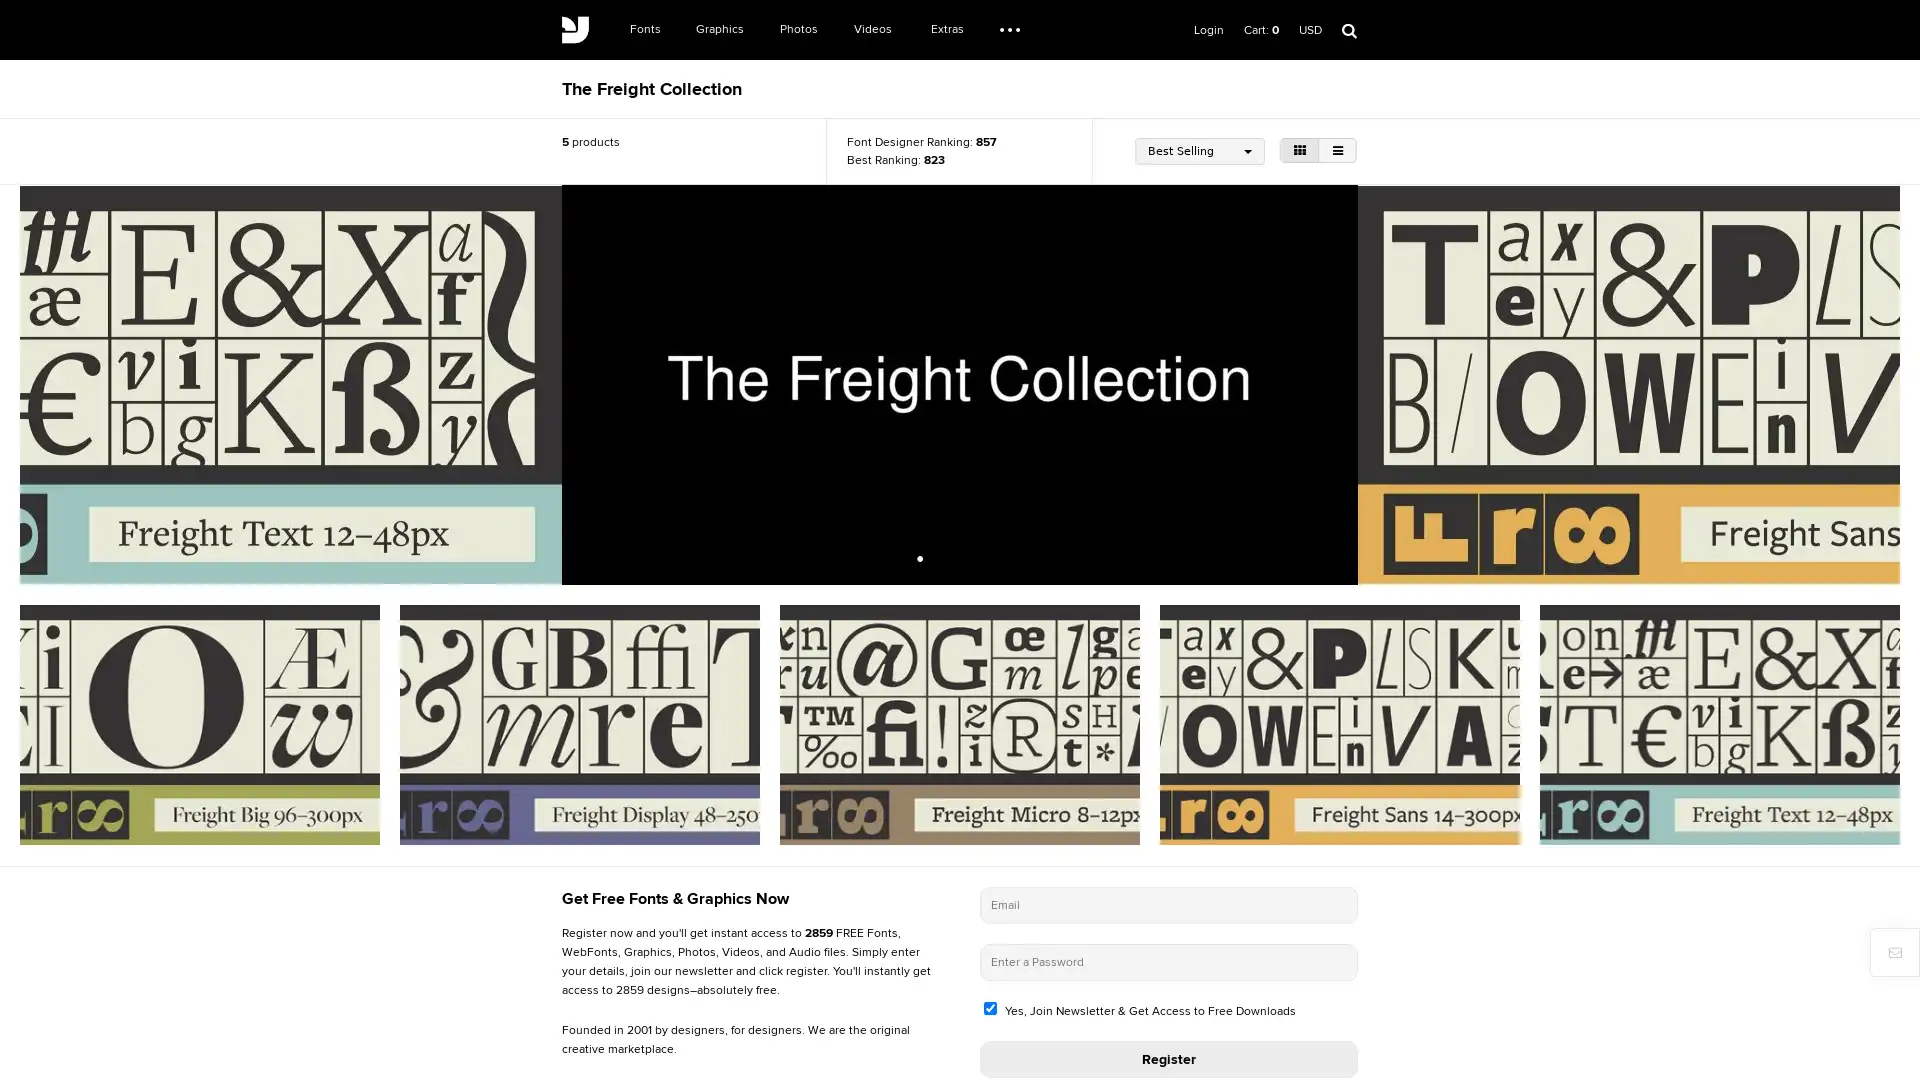  Describe the element at coordinates (1200, 150) in the screenshot. I see `Best Selling` at that location.